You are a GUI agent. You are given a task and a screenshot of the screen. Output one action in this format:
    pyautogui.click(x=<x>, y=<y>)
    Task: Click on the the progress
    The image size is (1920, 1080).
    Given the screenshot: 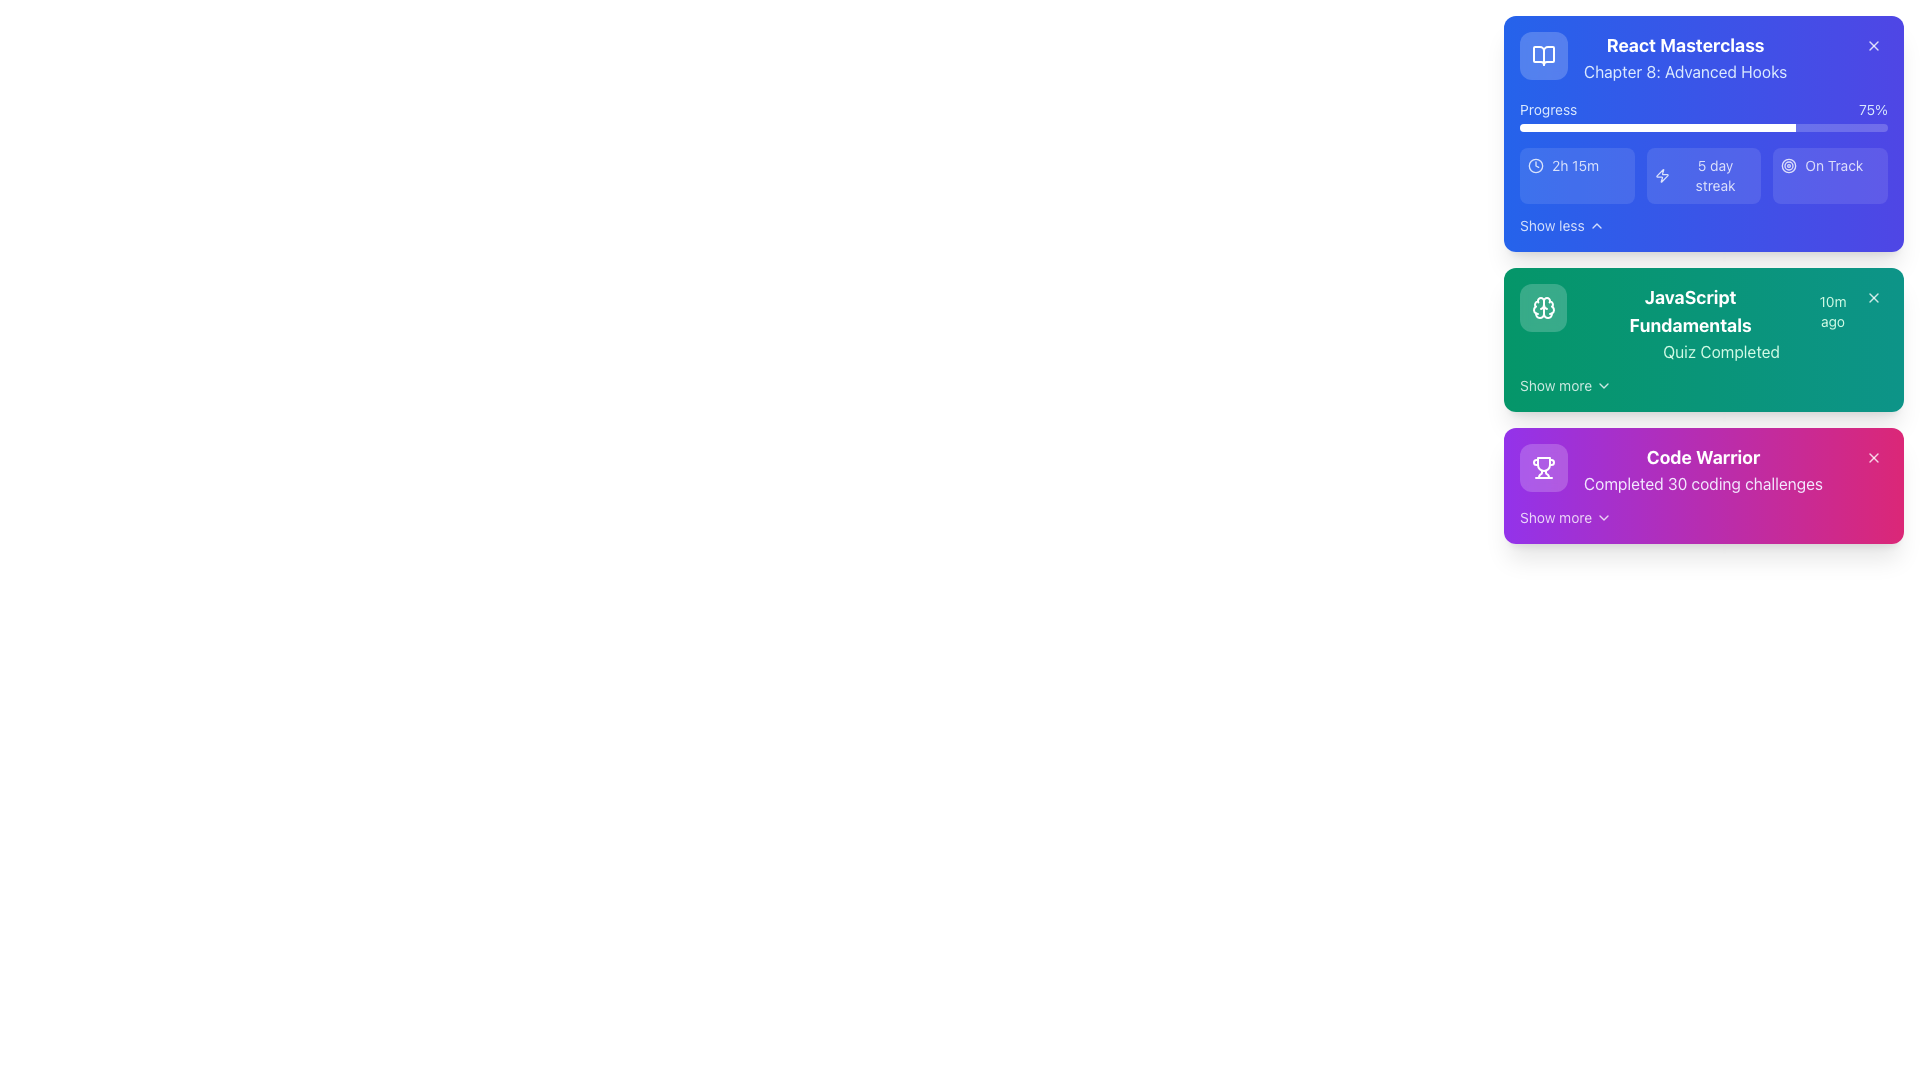 What is the action you would take?
    pyautogui.click(x=1706, y=127)
    